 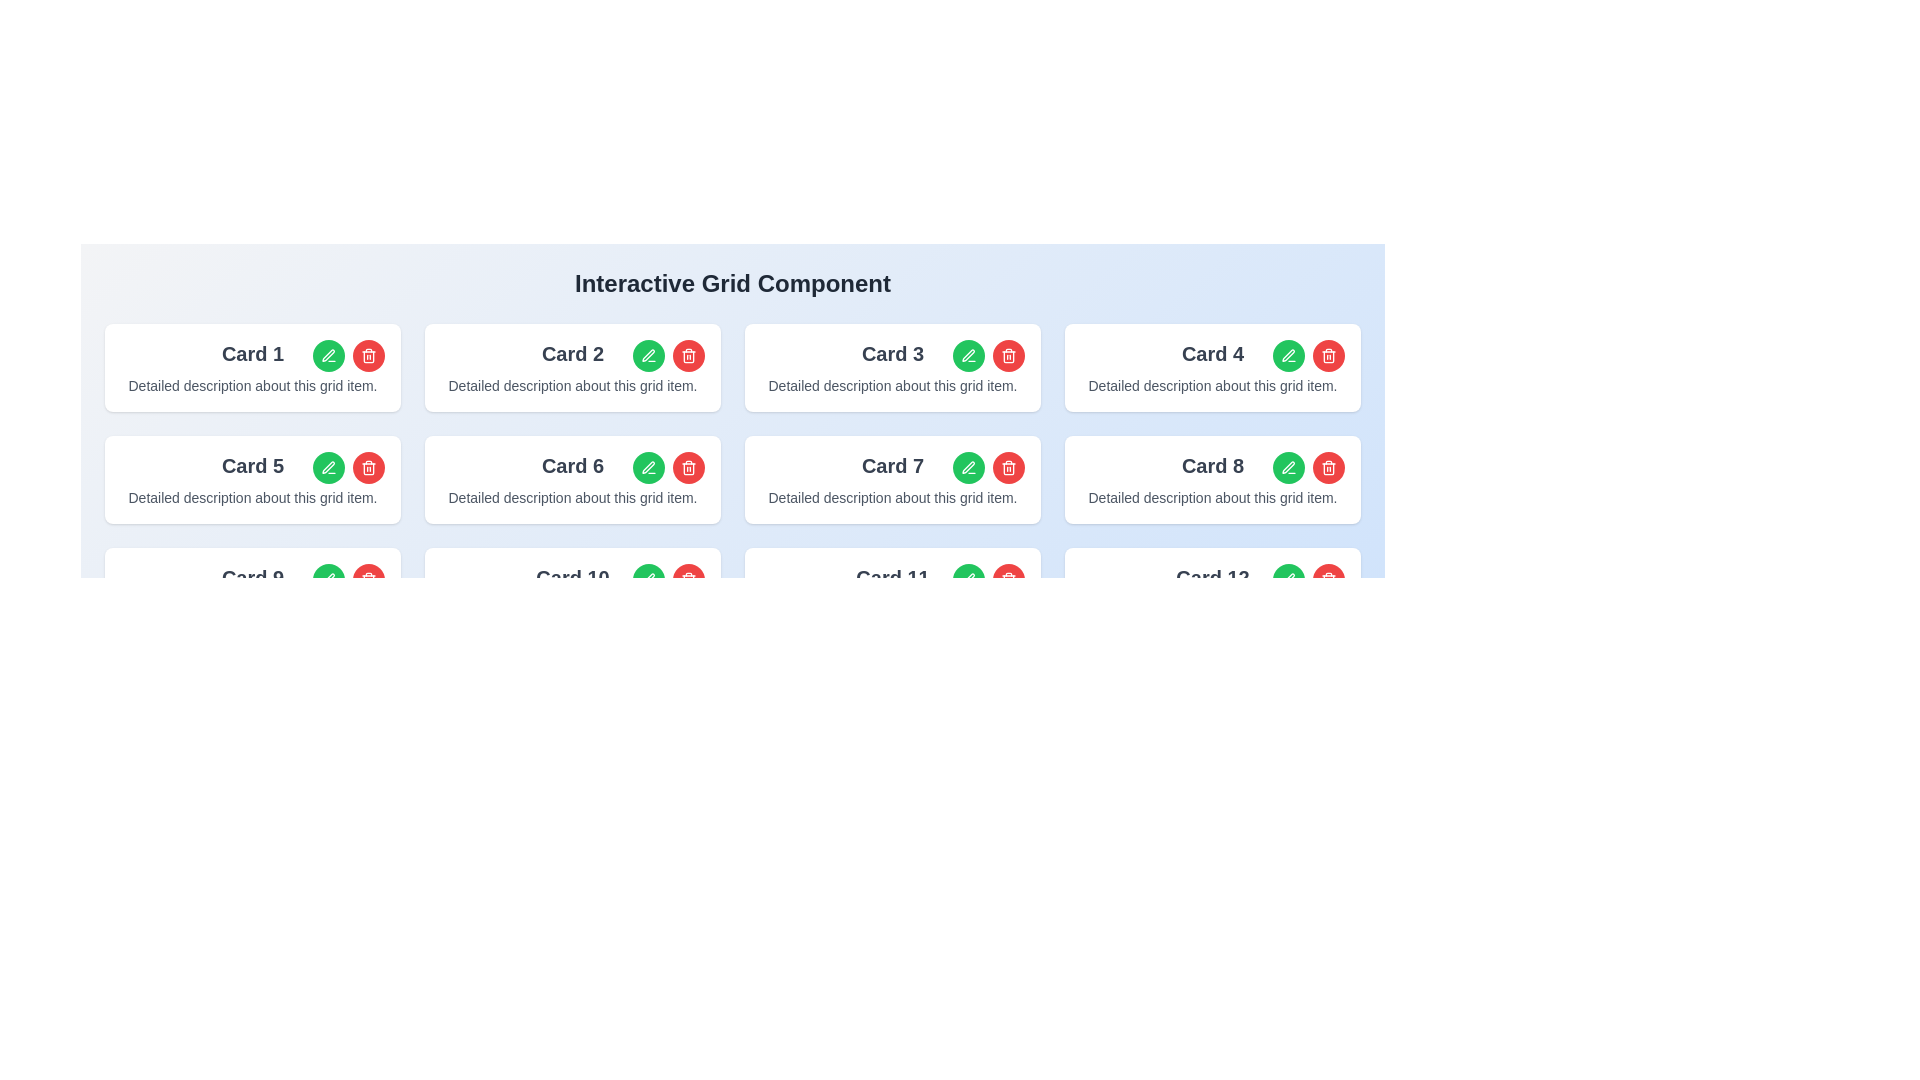 I want to click on the edit button located in the top-right corner of the fifth card in the grid, which is the leftmost button among the pair of buttons, so click(x=329, y=467).